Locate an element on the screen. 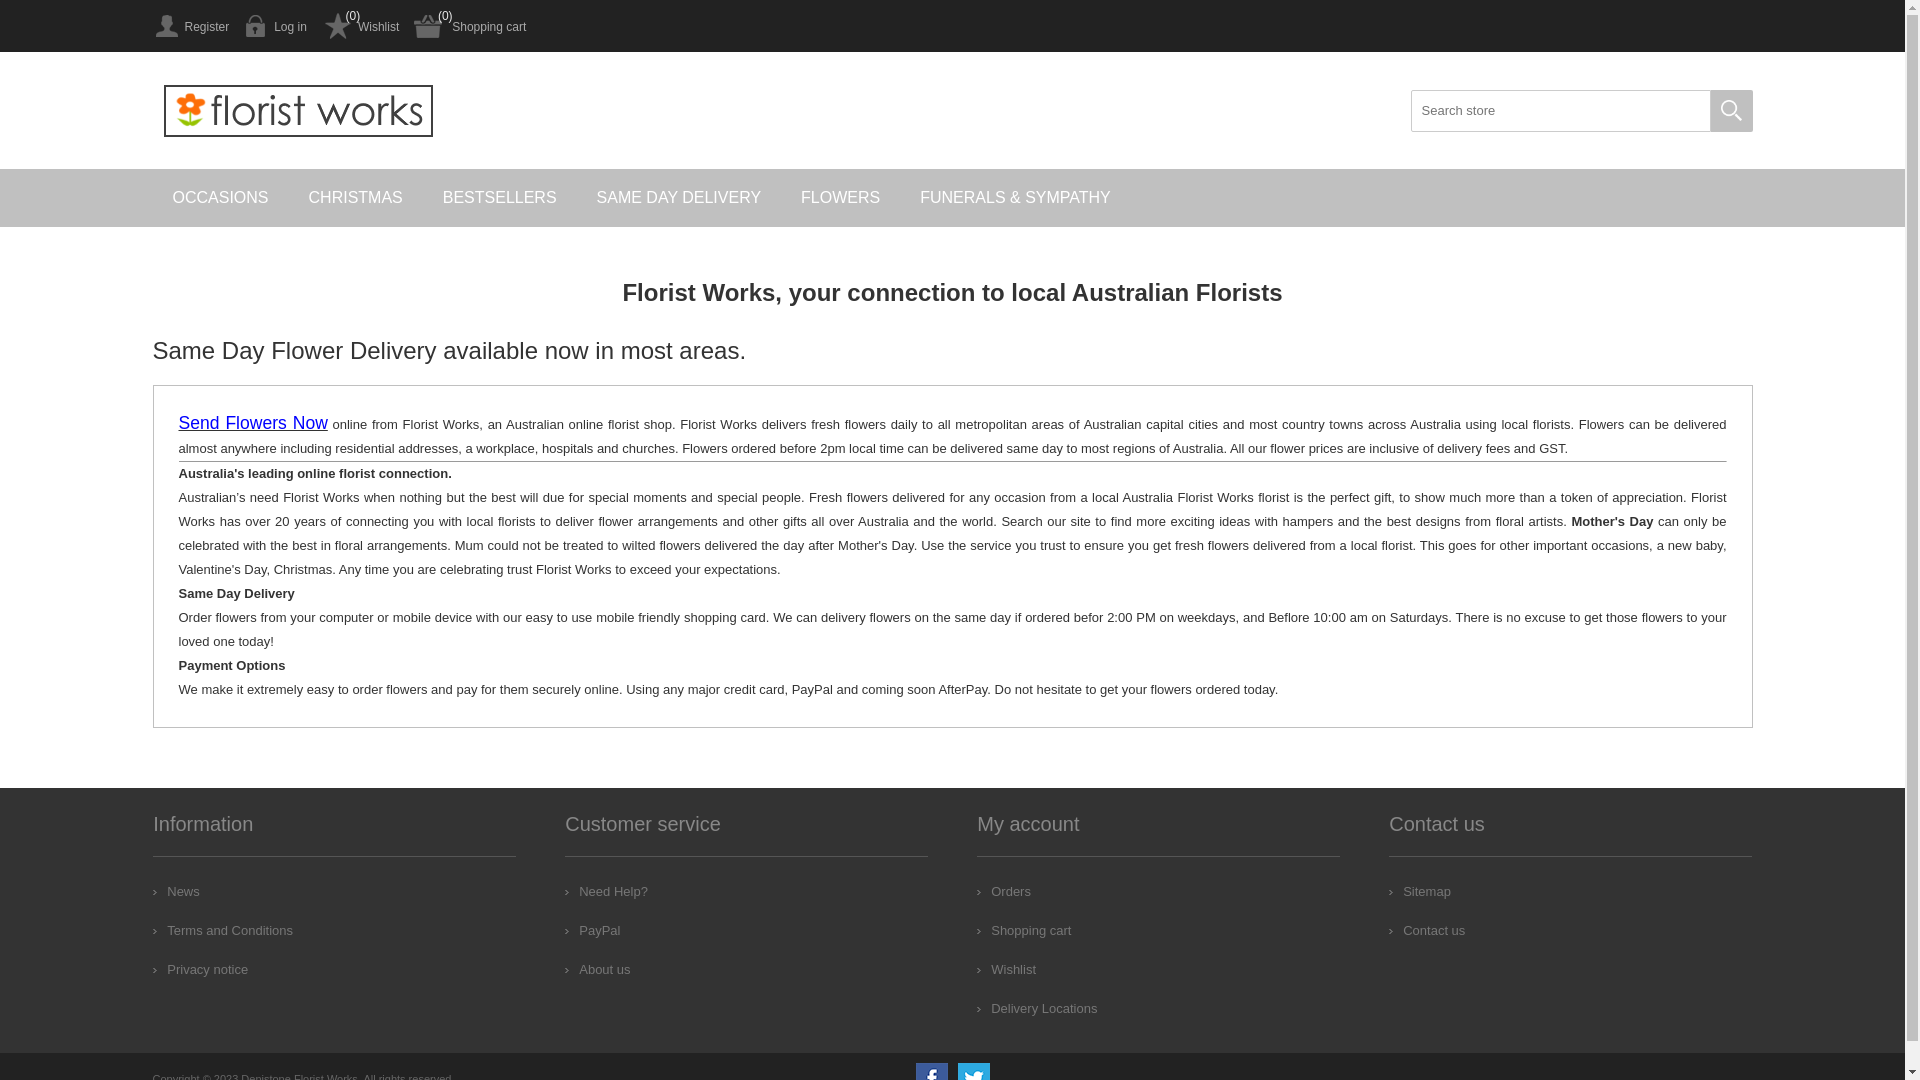  'BESTSELLERS' is located at coordinates (421, 197).